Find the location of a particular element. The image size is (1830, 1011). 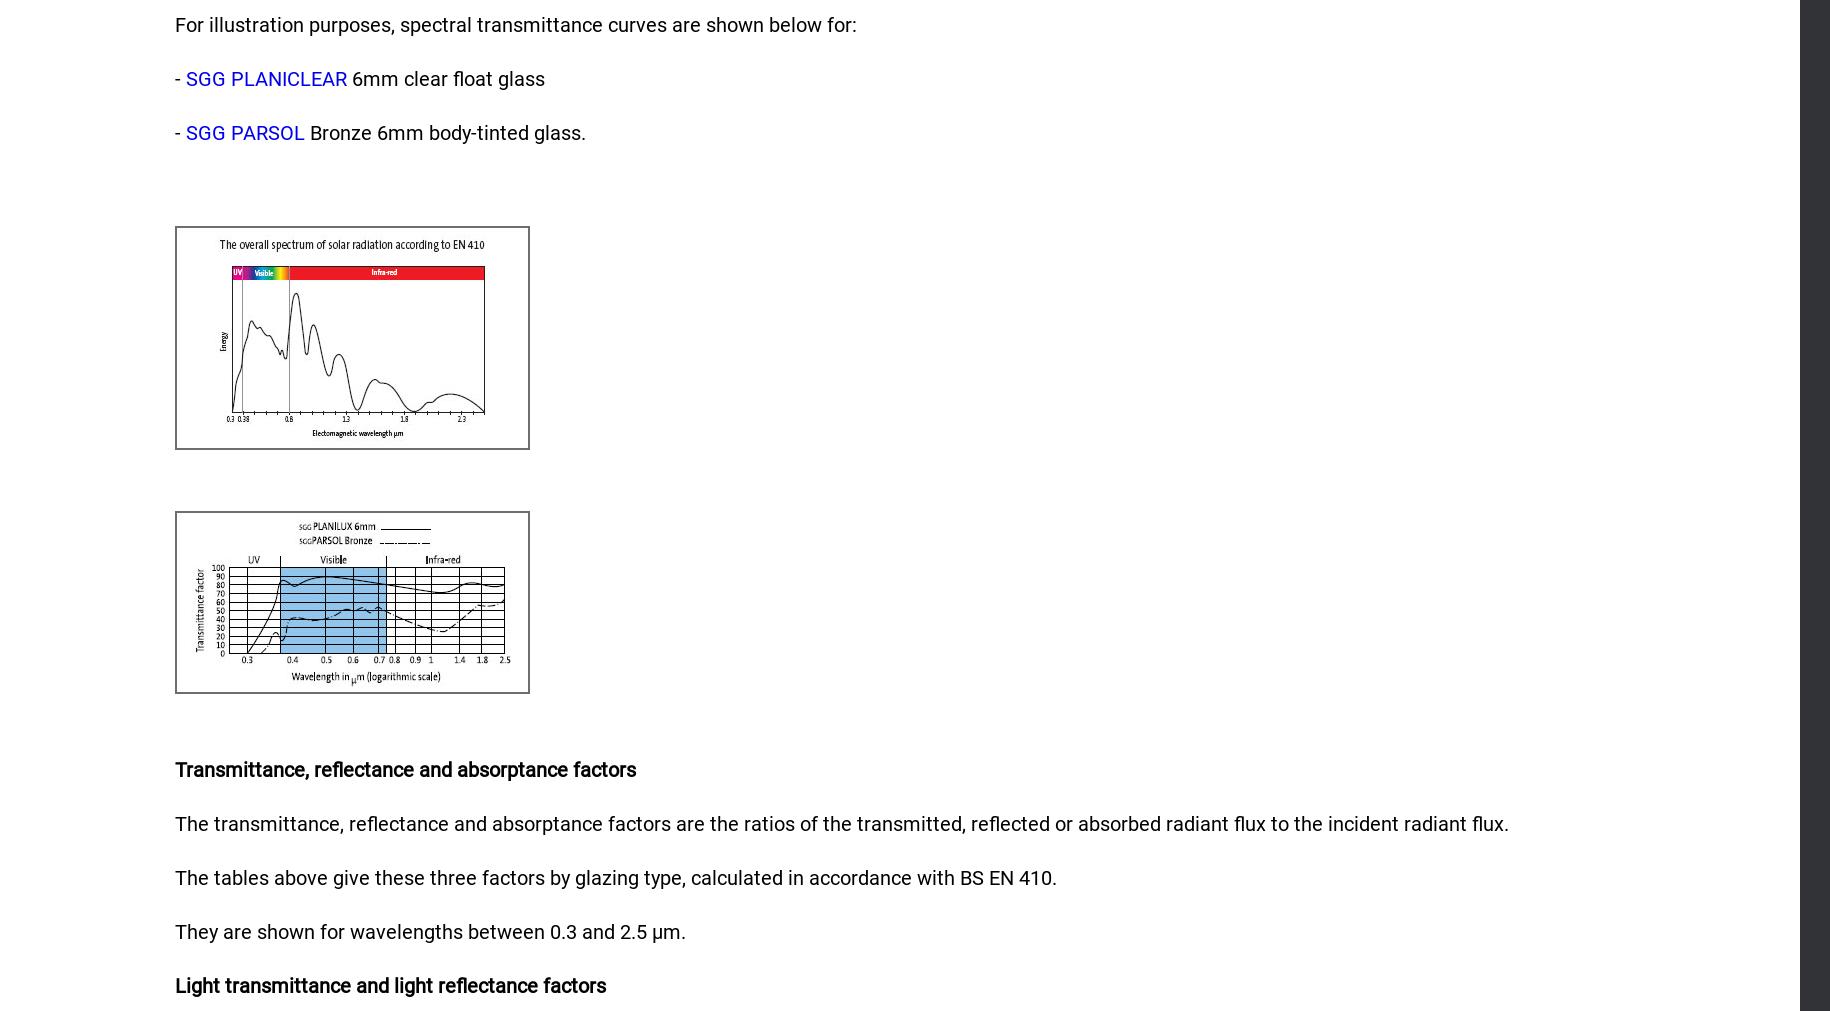

'They are shown for wavelengths between 0.3 and 2.5 µm.' is located at coordinates (429, 931).